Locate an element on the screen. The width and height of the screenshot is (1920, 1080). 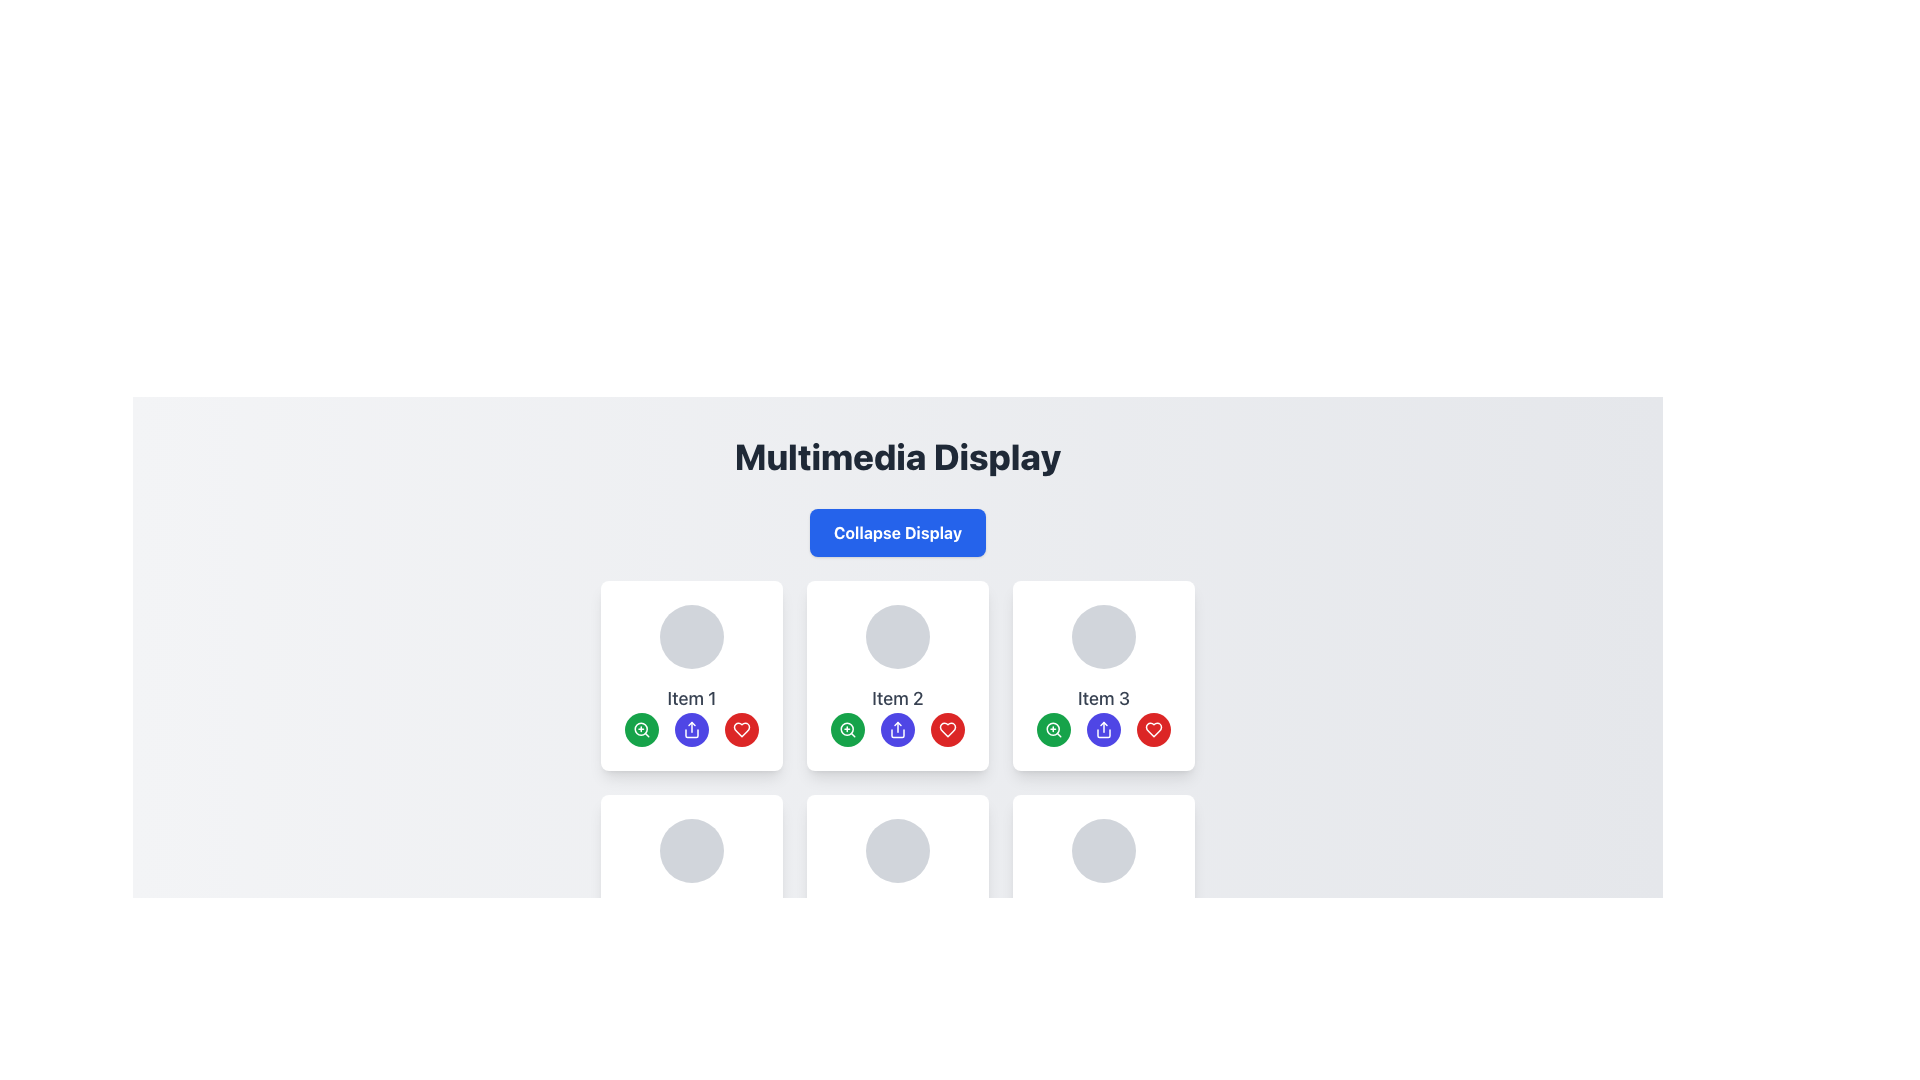
the circular purple button with a white upward arrow symbol, which is centrally located in the grid cell labeled 'Item 2' is located at coordinates (896, 729).